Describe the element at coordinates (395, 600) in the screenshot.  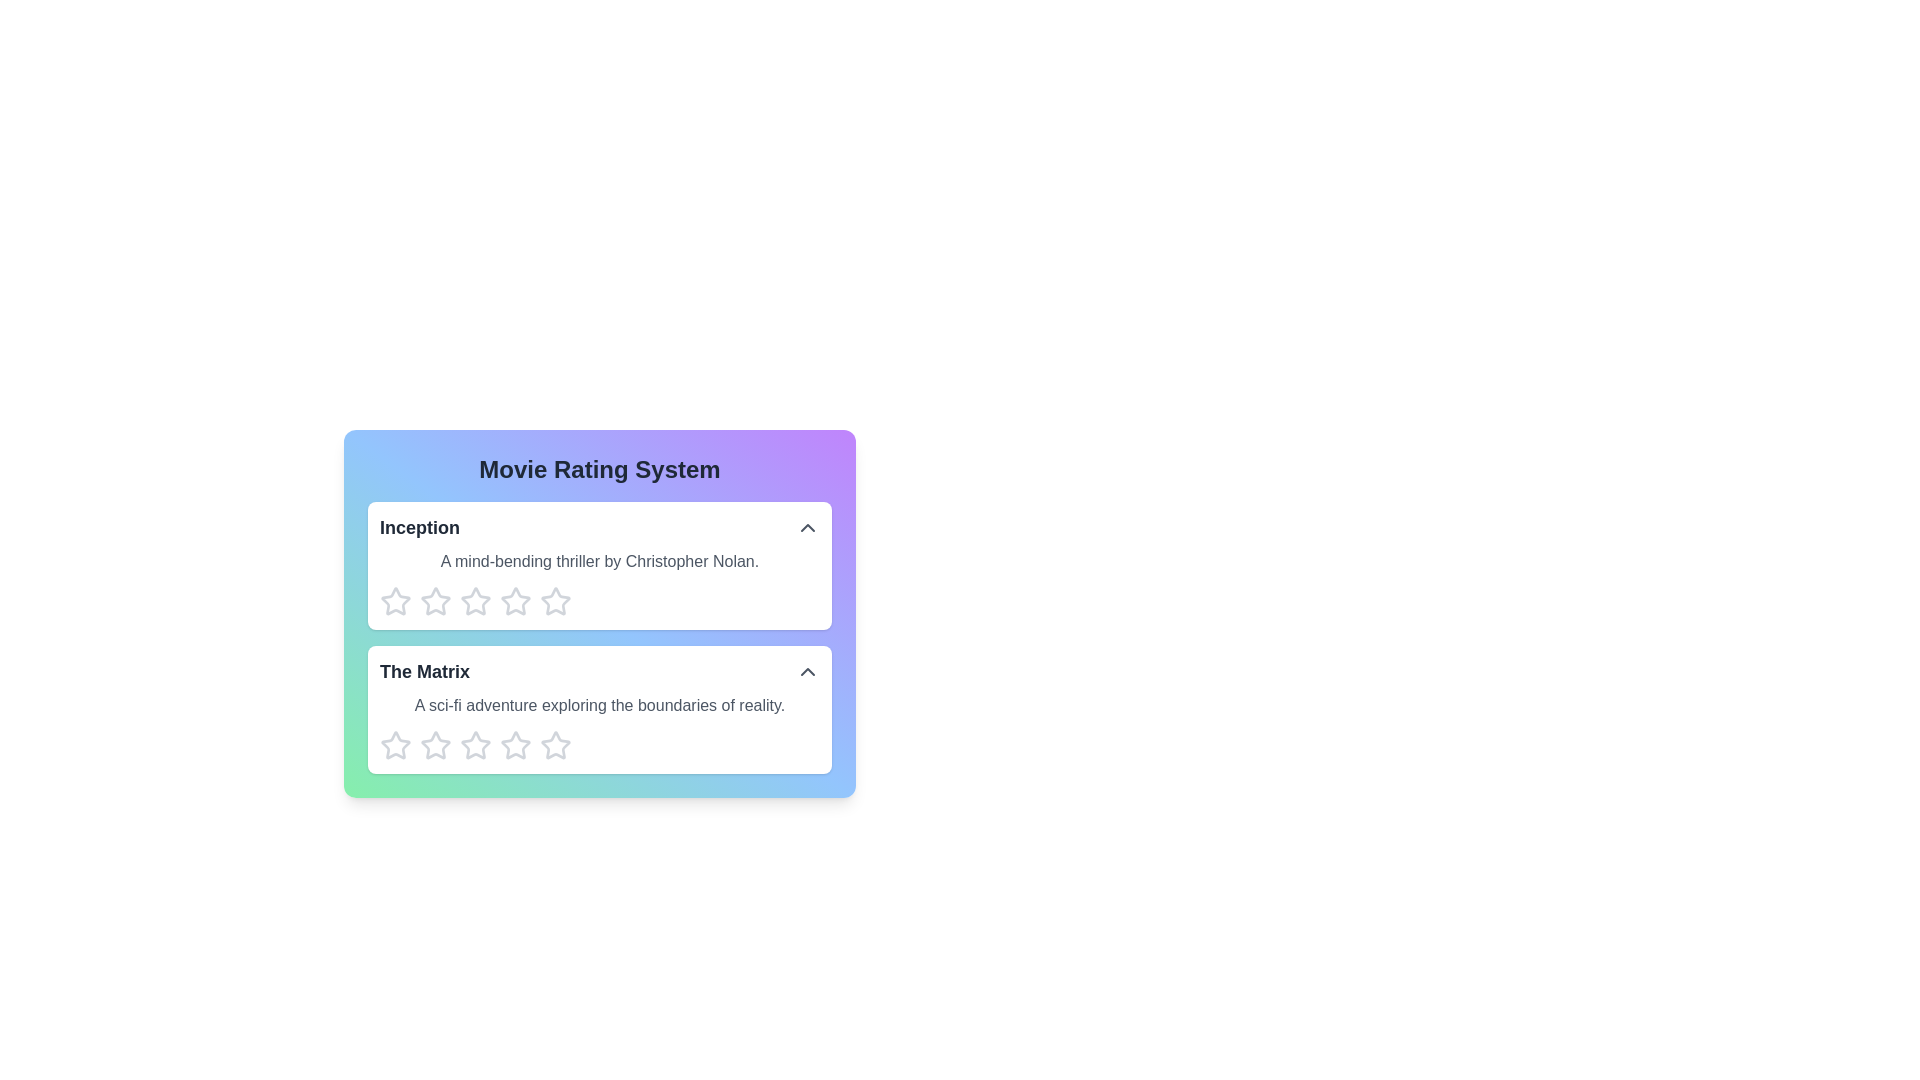
I see `the first star icon button in the movie rating system interface` at that location.